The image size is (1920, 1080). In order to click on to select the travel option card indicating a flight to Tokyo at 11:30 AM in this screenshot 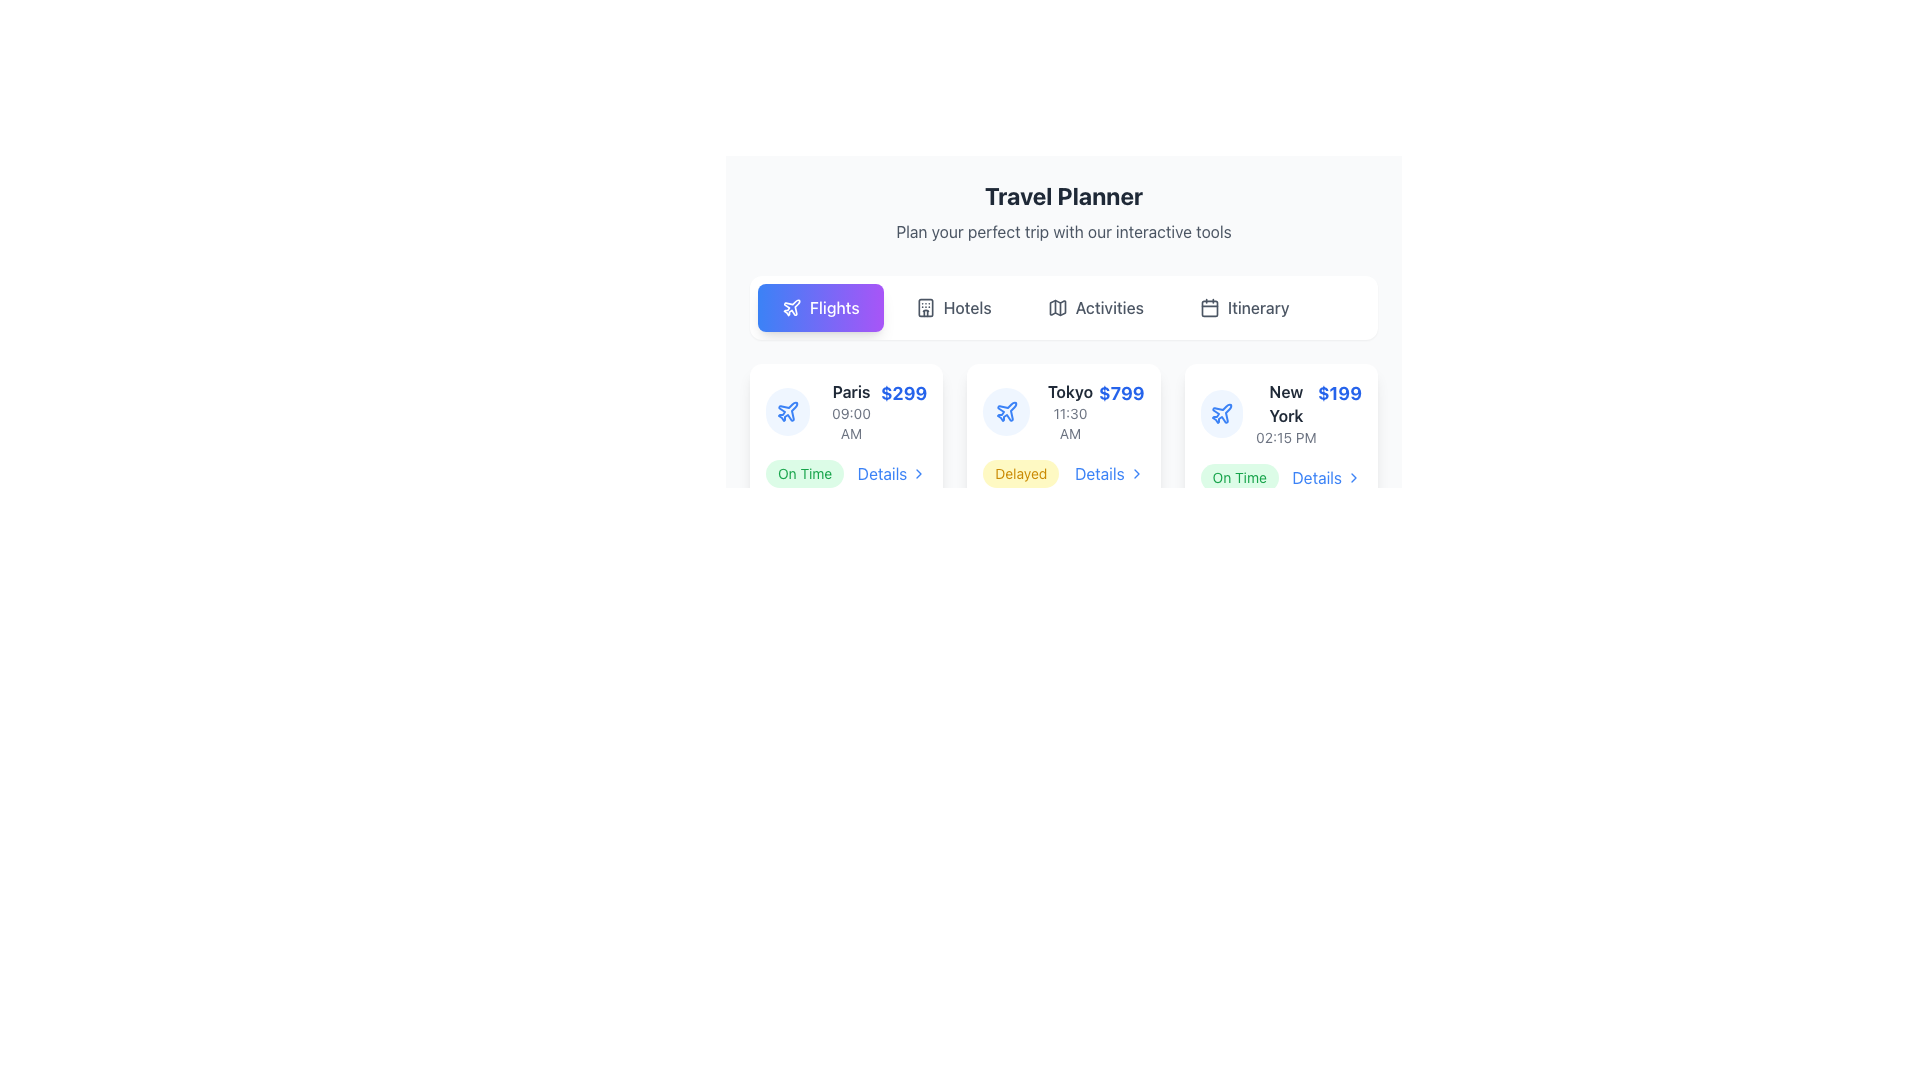, I will do `click(1040, 411)`.